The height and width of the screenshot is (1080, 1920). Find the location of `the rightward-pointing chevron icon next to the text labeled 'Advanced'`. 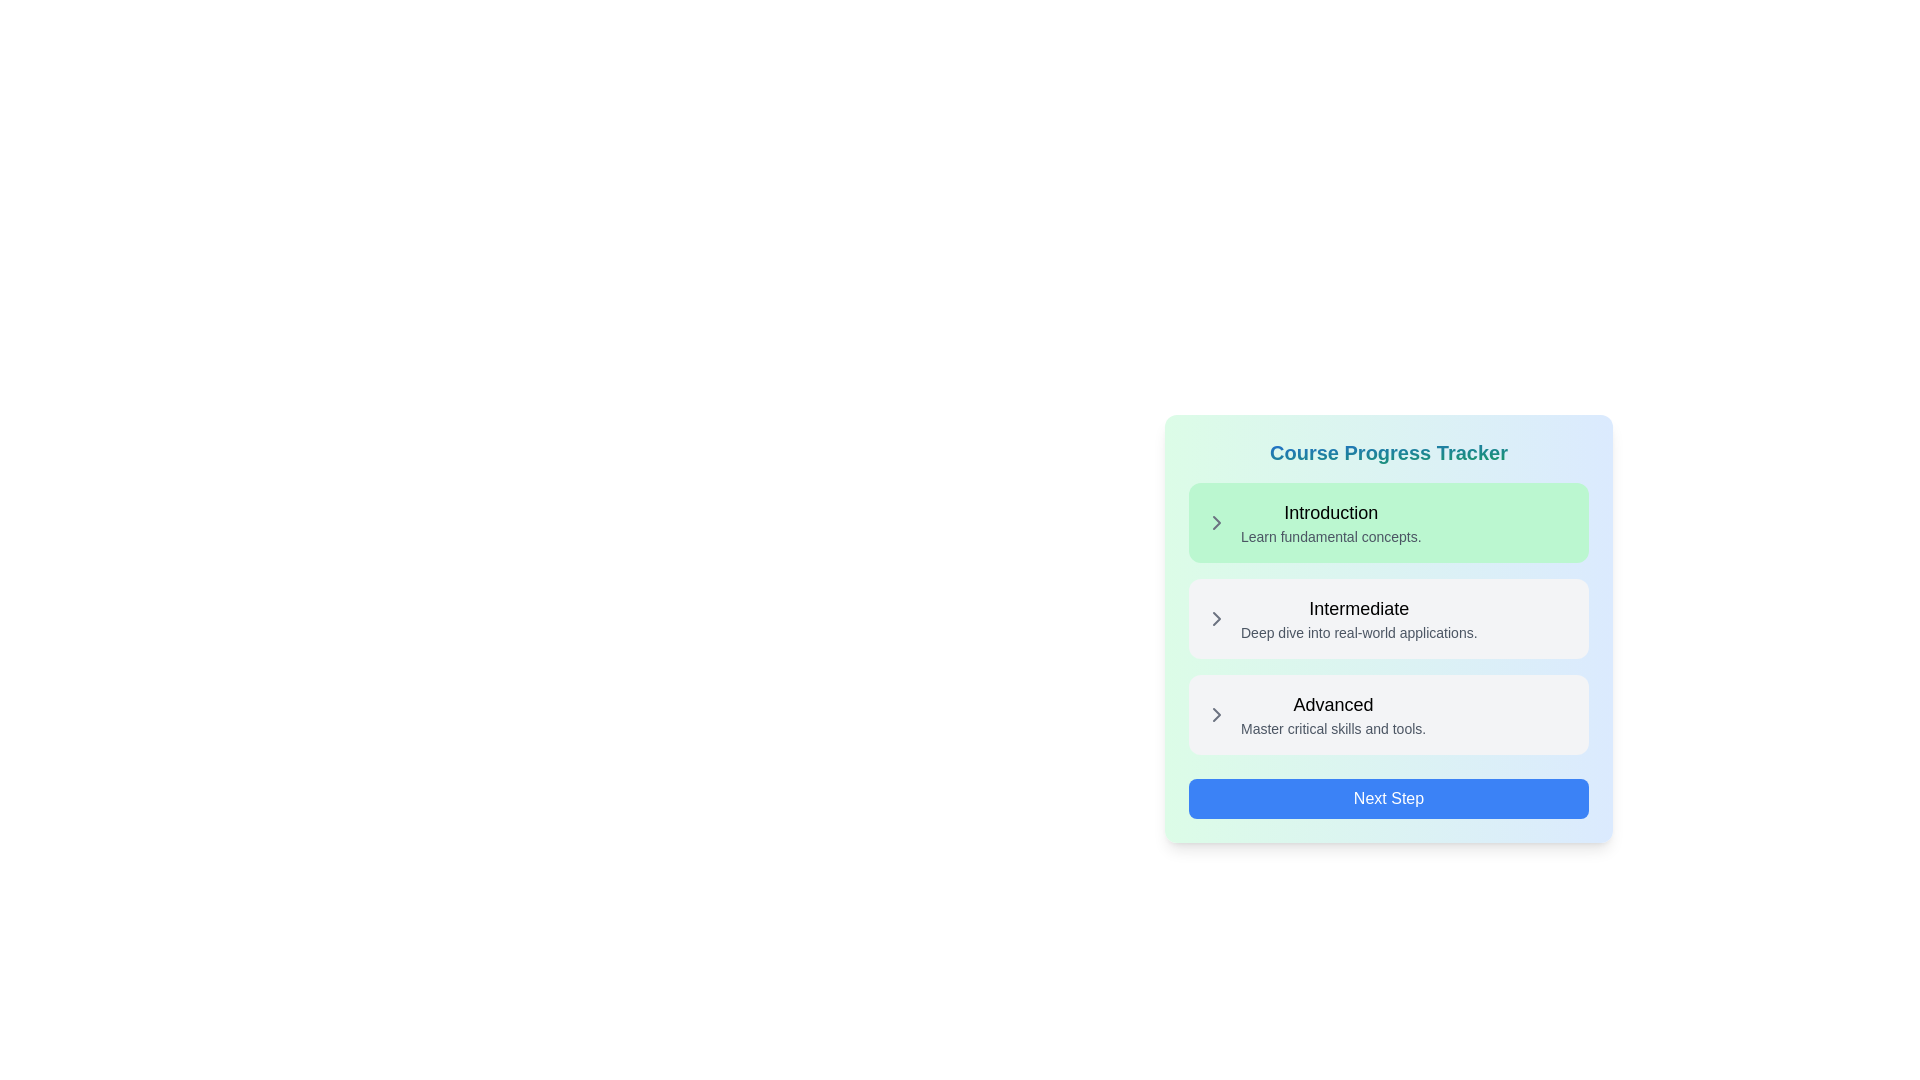

the rightward-pointing chevron icon next to the text labeled 'Advanced' is located at coordinates (1216, 713).